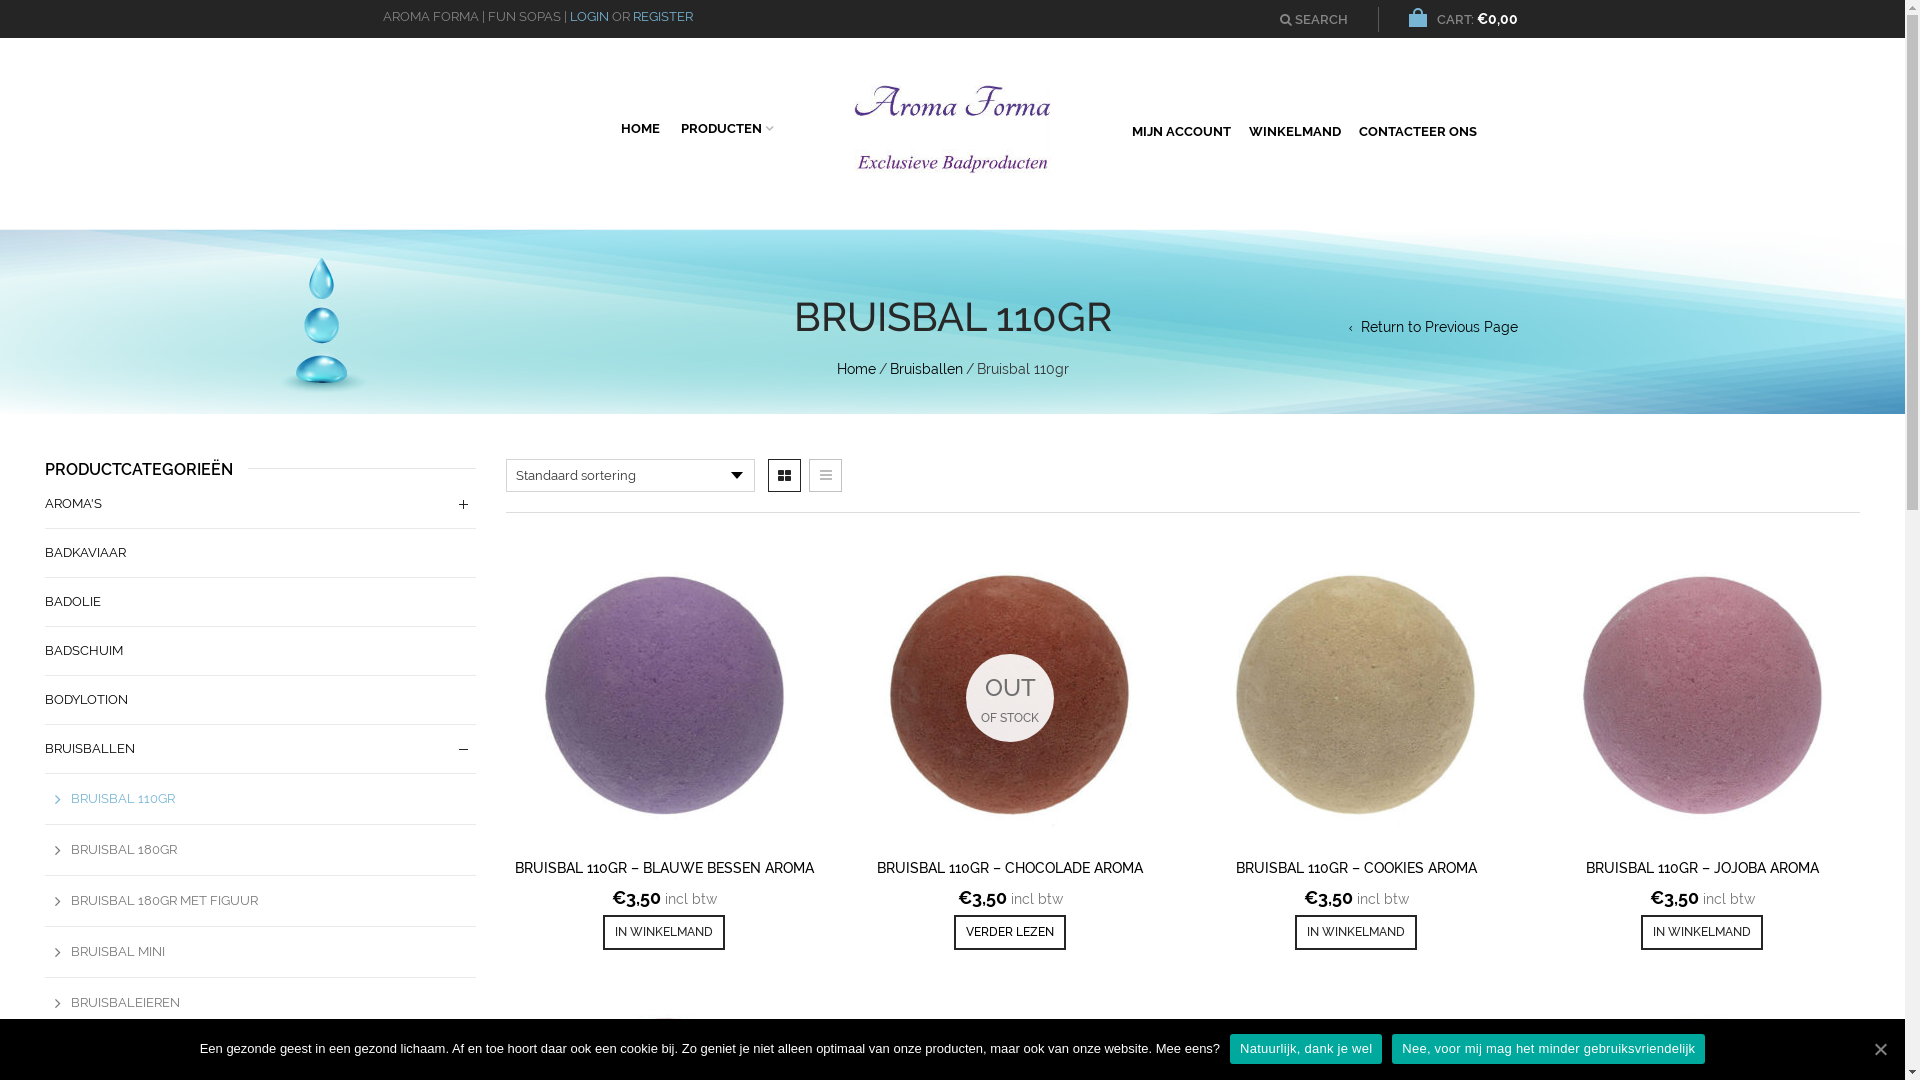 The height and width of the screenshot is (1080, 1920). What do you see at coordinates (1295, 128) in the screenshot?
I see `'WINKELMAND'` at bounding box center [1295, 128].